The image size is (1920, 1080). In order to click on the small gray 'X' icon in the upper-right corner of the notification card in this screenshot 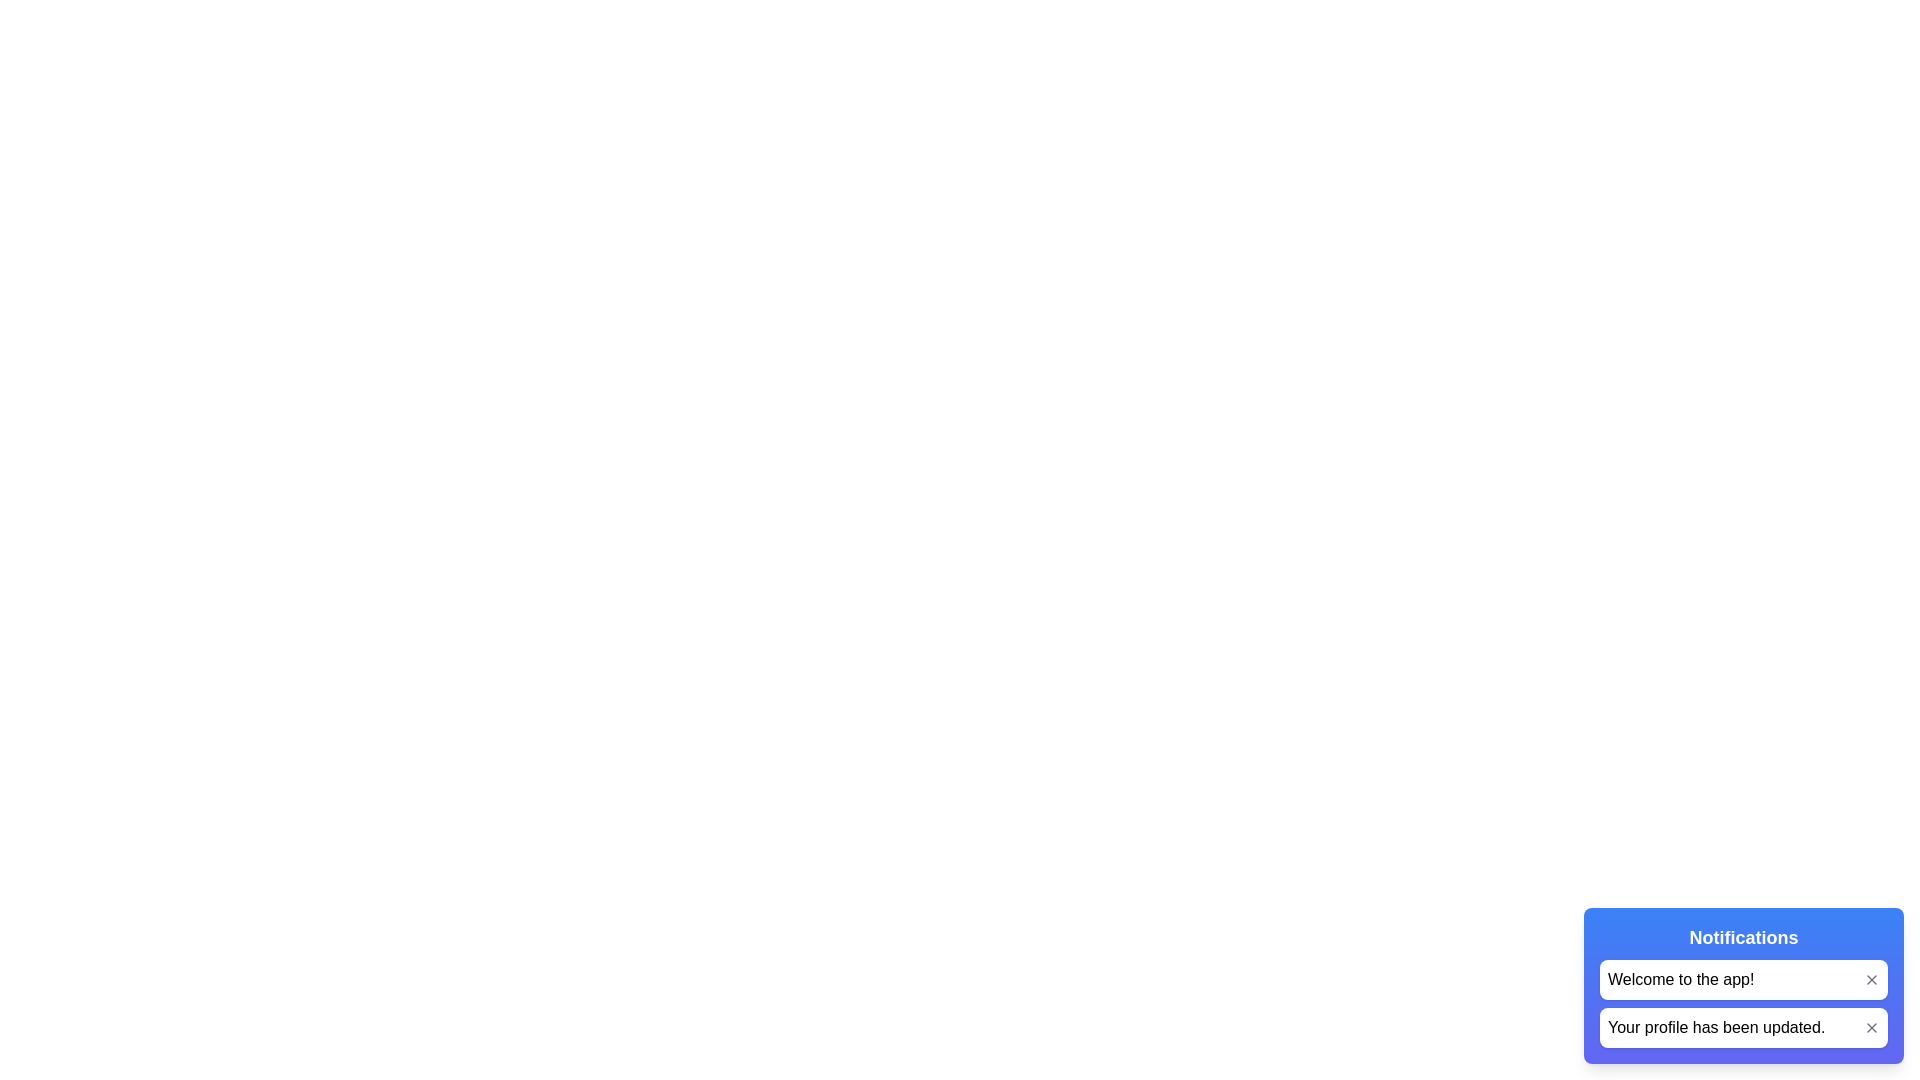, I will do `click(1871, 978)`.